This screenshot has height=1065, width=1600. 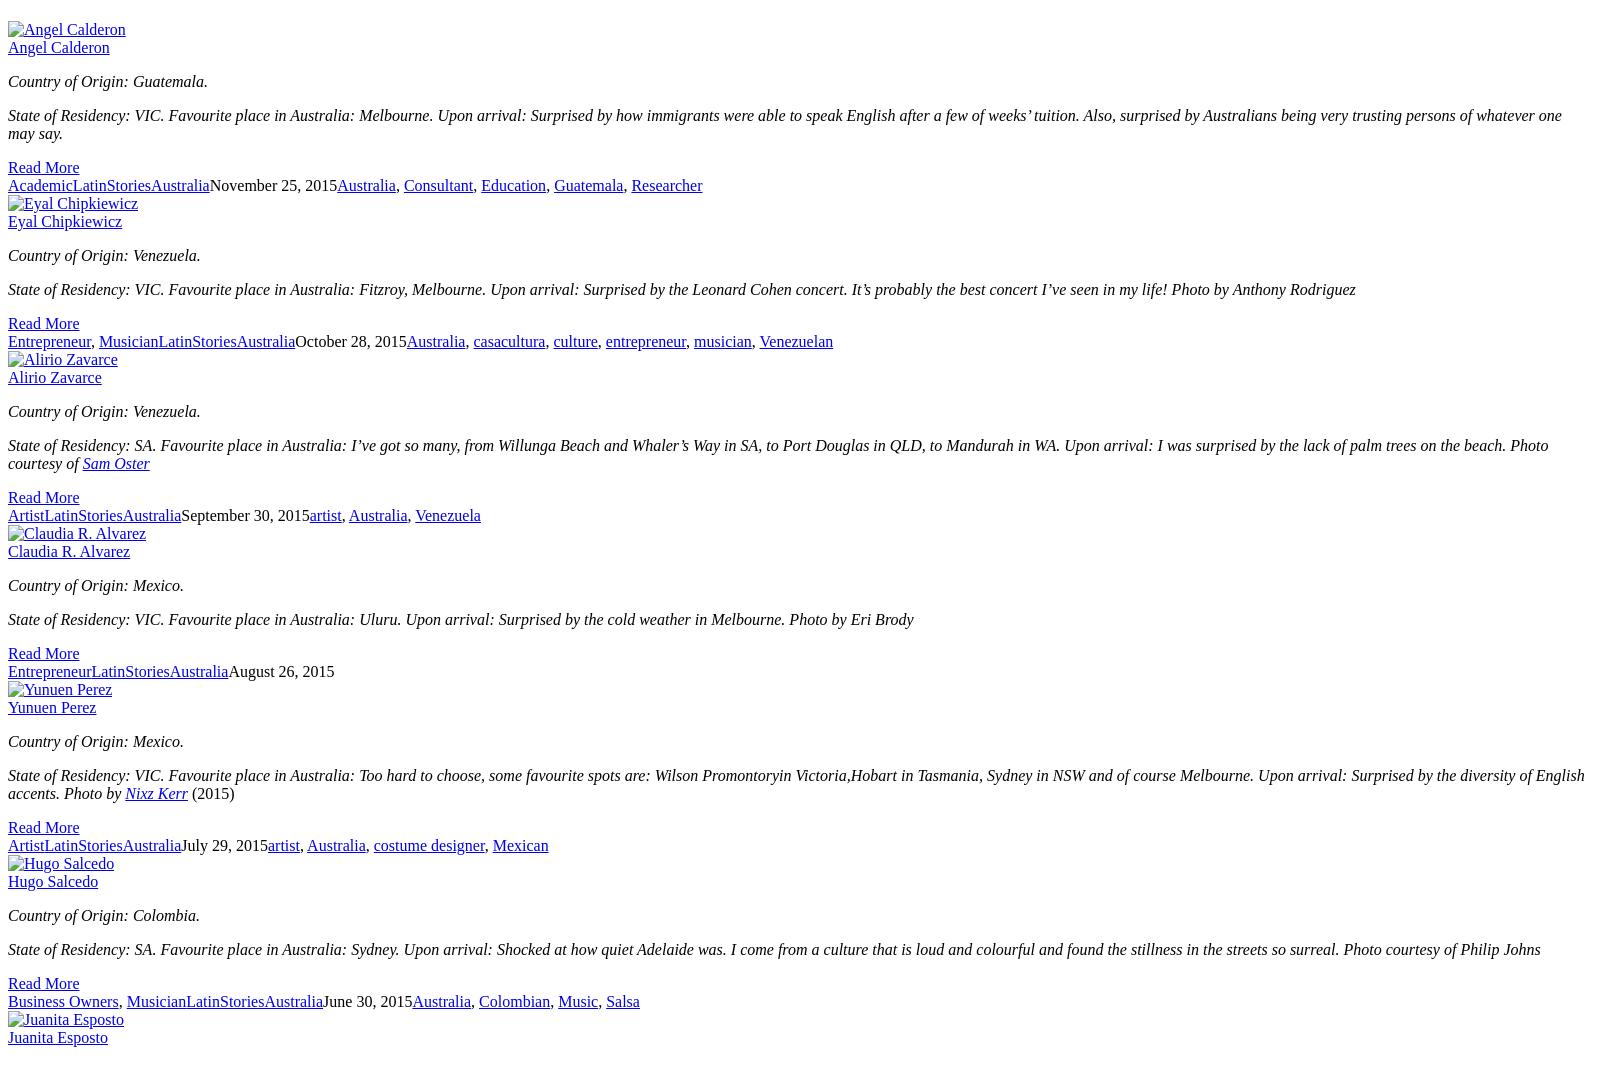 What do you see at coordinates (244, 514) in the screenshot?
I see `'September 30, 2015'` at bounding box center [244, 514].